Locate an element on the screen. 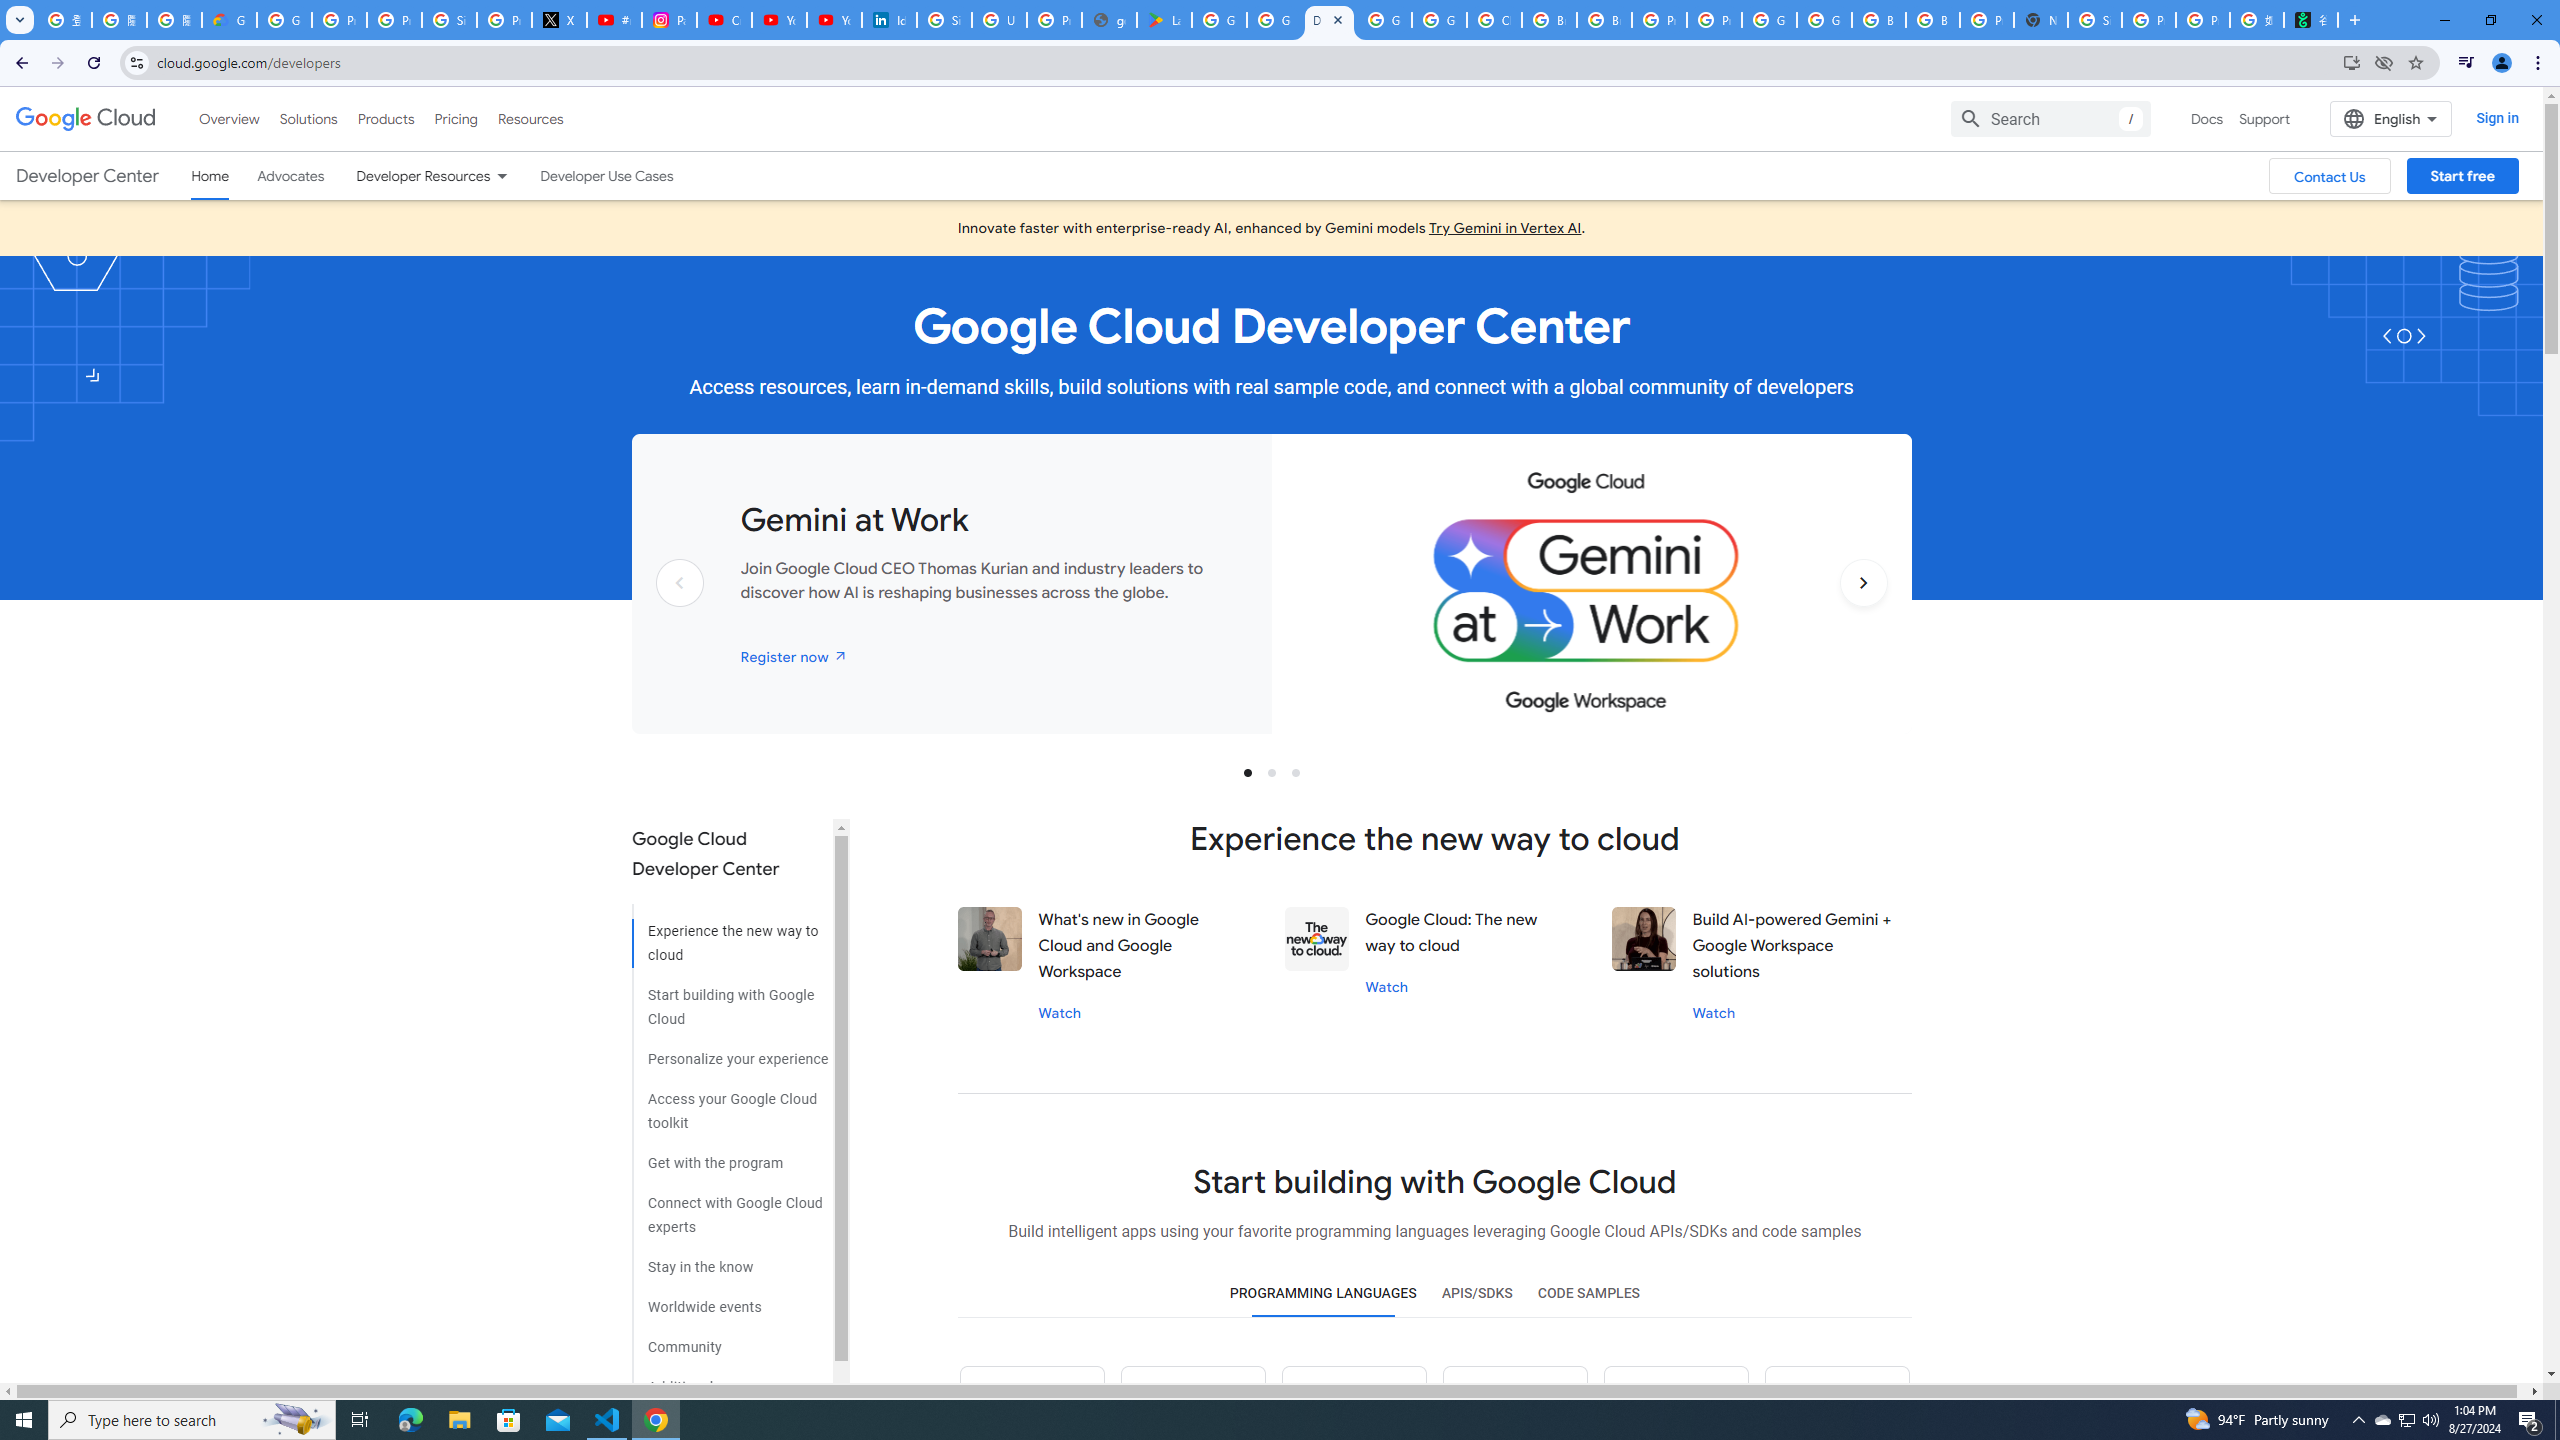 The height and width of the screenshot is (1440, 2560). 'Browse Chrome as a guest - Computer - Google Chrome Help' is located at coordinates (1879, 19).